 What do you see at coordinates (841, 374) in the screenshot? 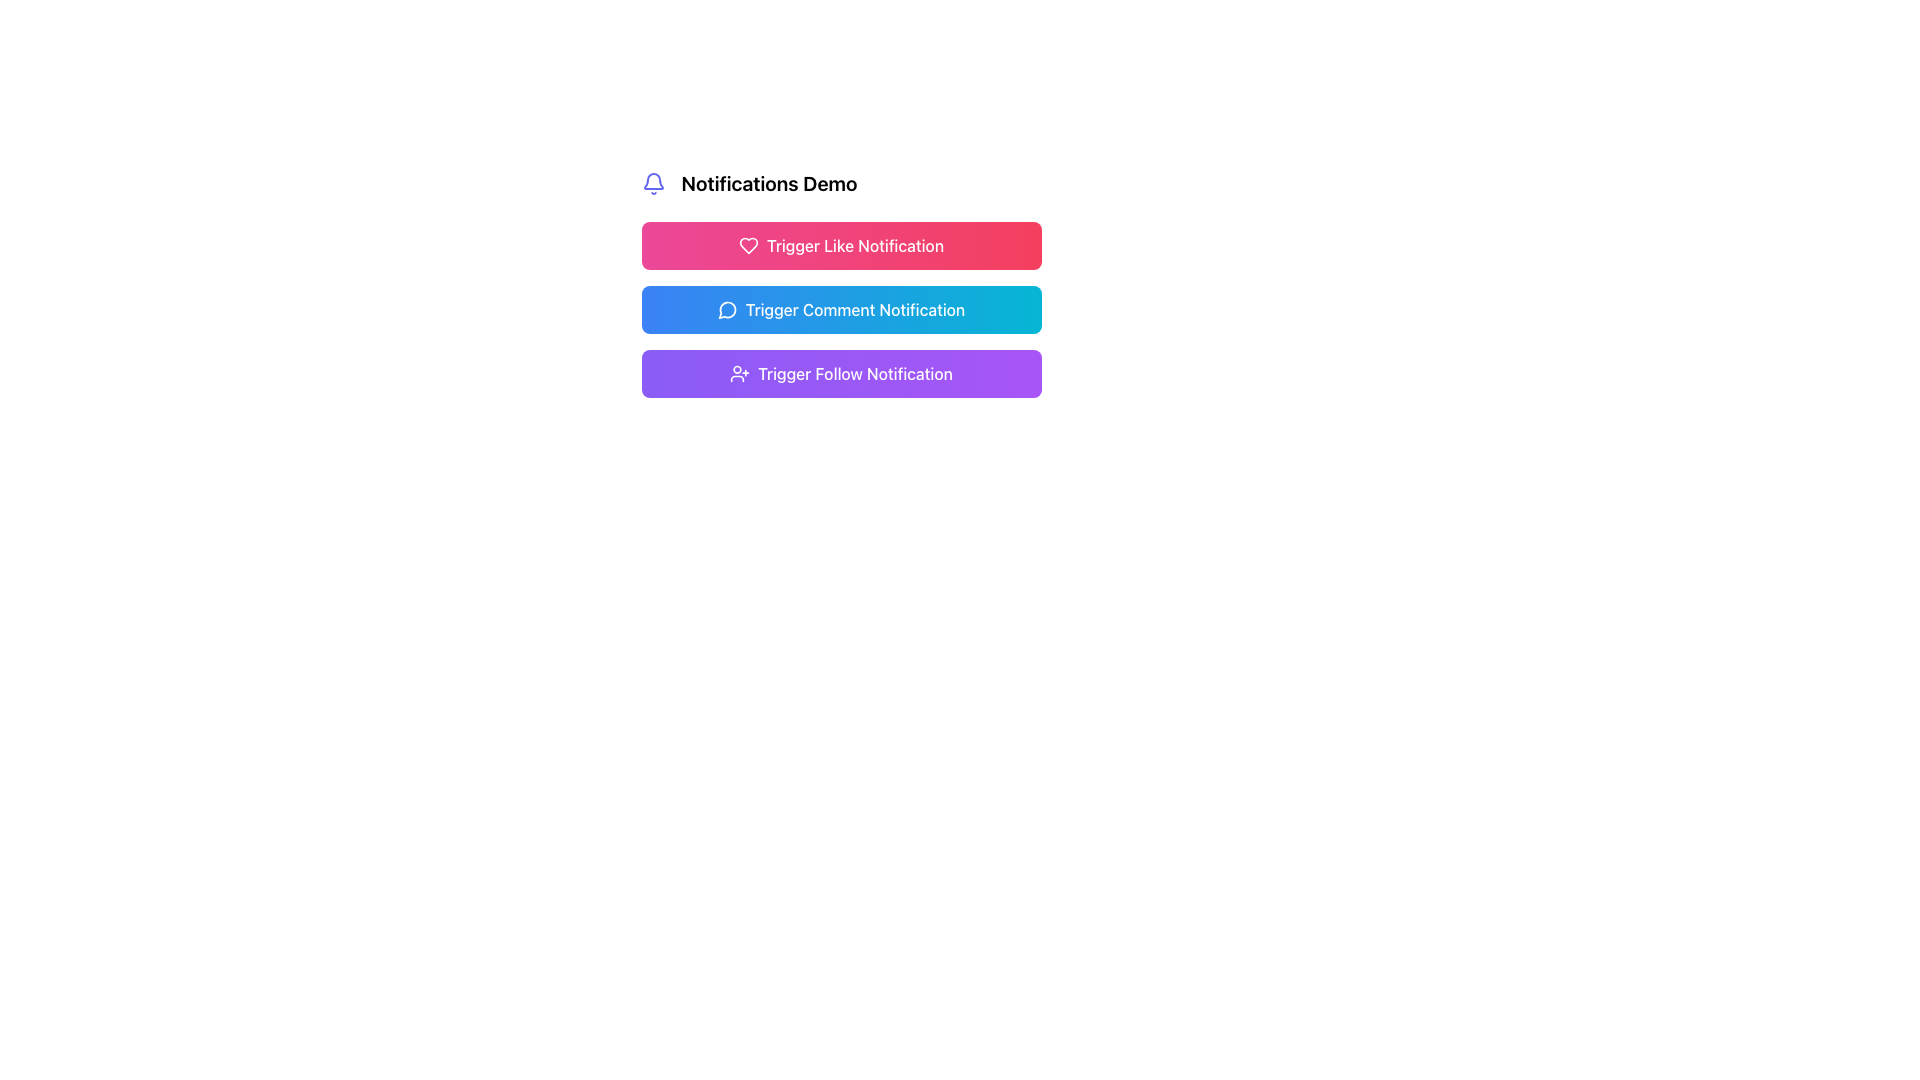
I see `the 'Trigger Follow Notification' button which has a gradient background from violet to purple and contains white text` at bounding box center [841, 374].